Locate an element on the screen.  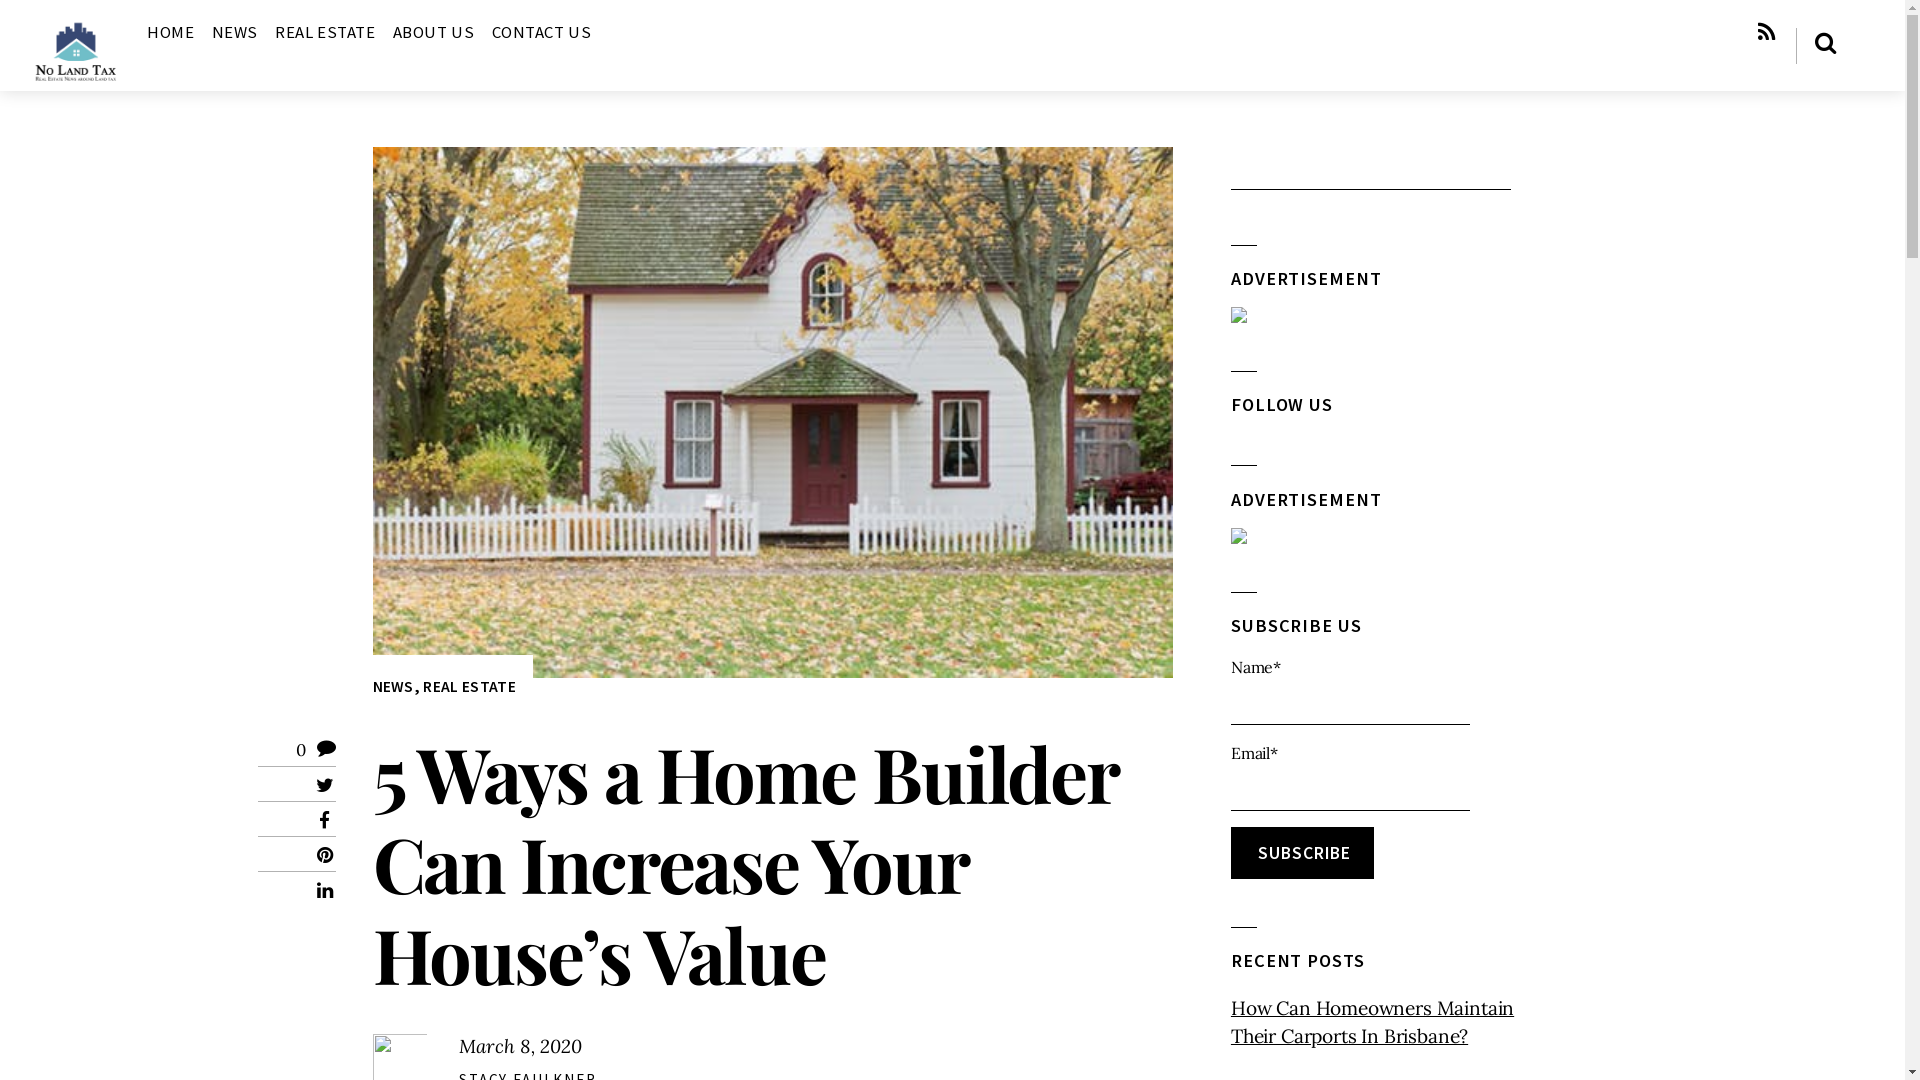
'ABOUT US' is located at coordinates (432, 32).